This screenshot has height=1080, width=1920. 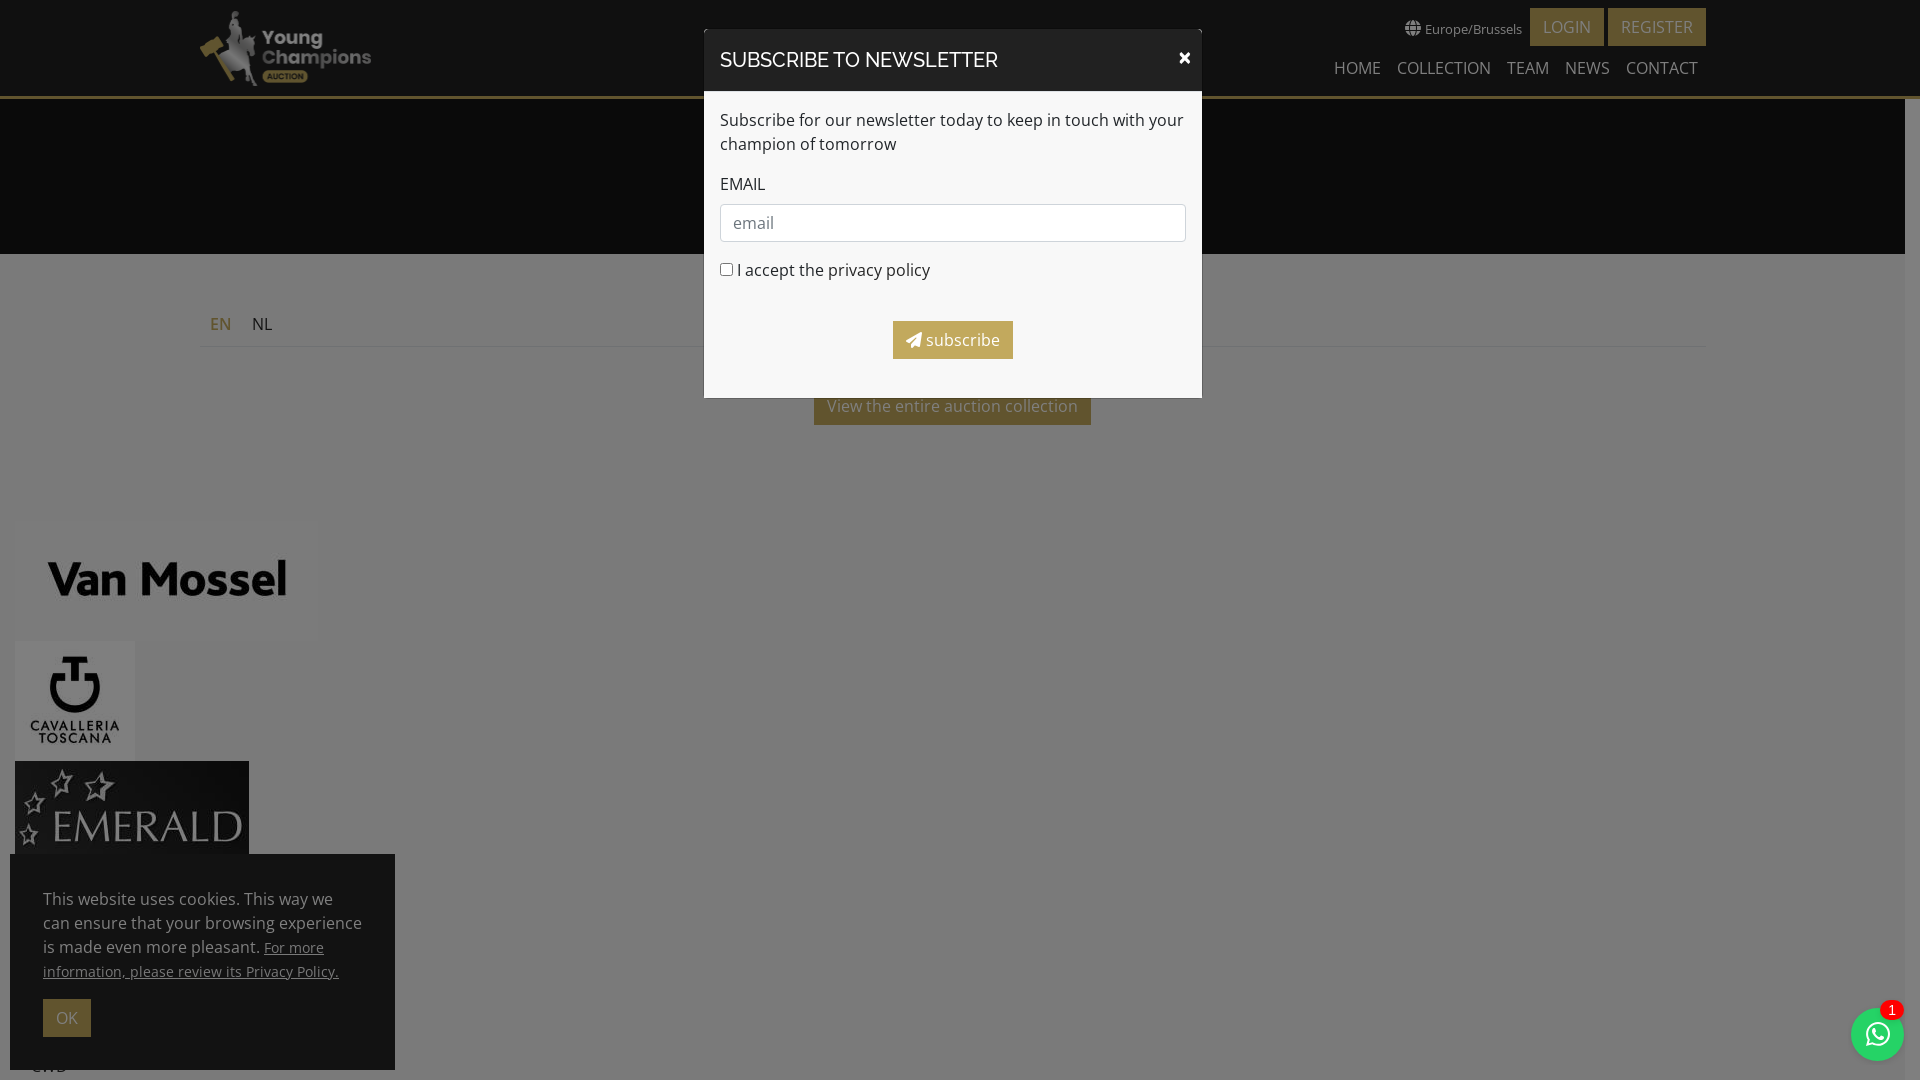 I want to click on 'REGISTER', so click(x=1656, y=27).